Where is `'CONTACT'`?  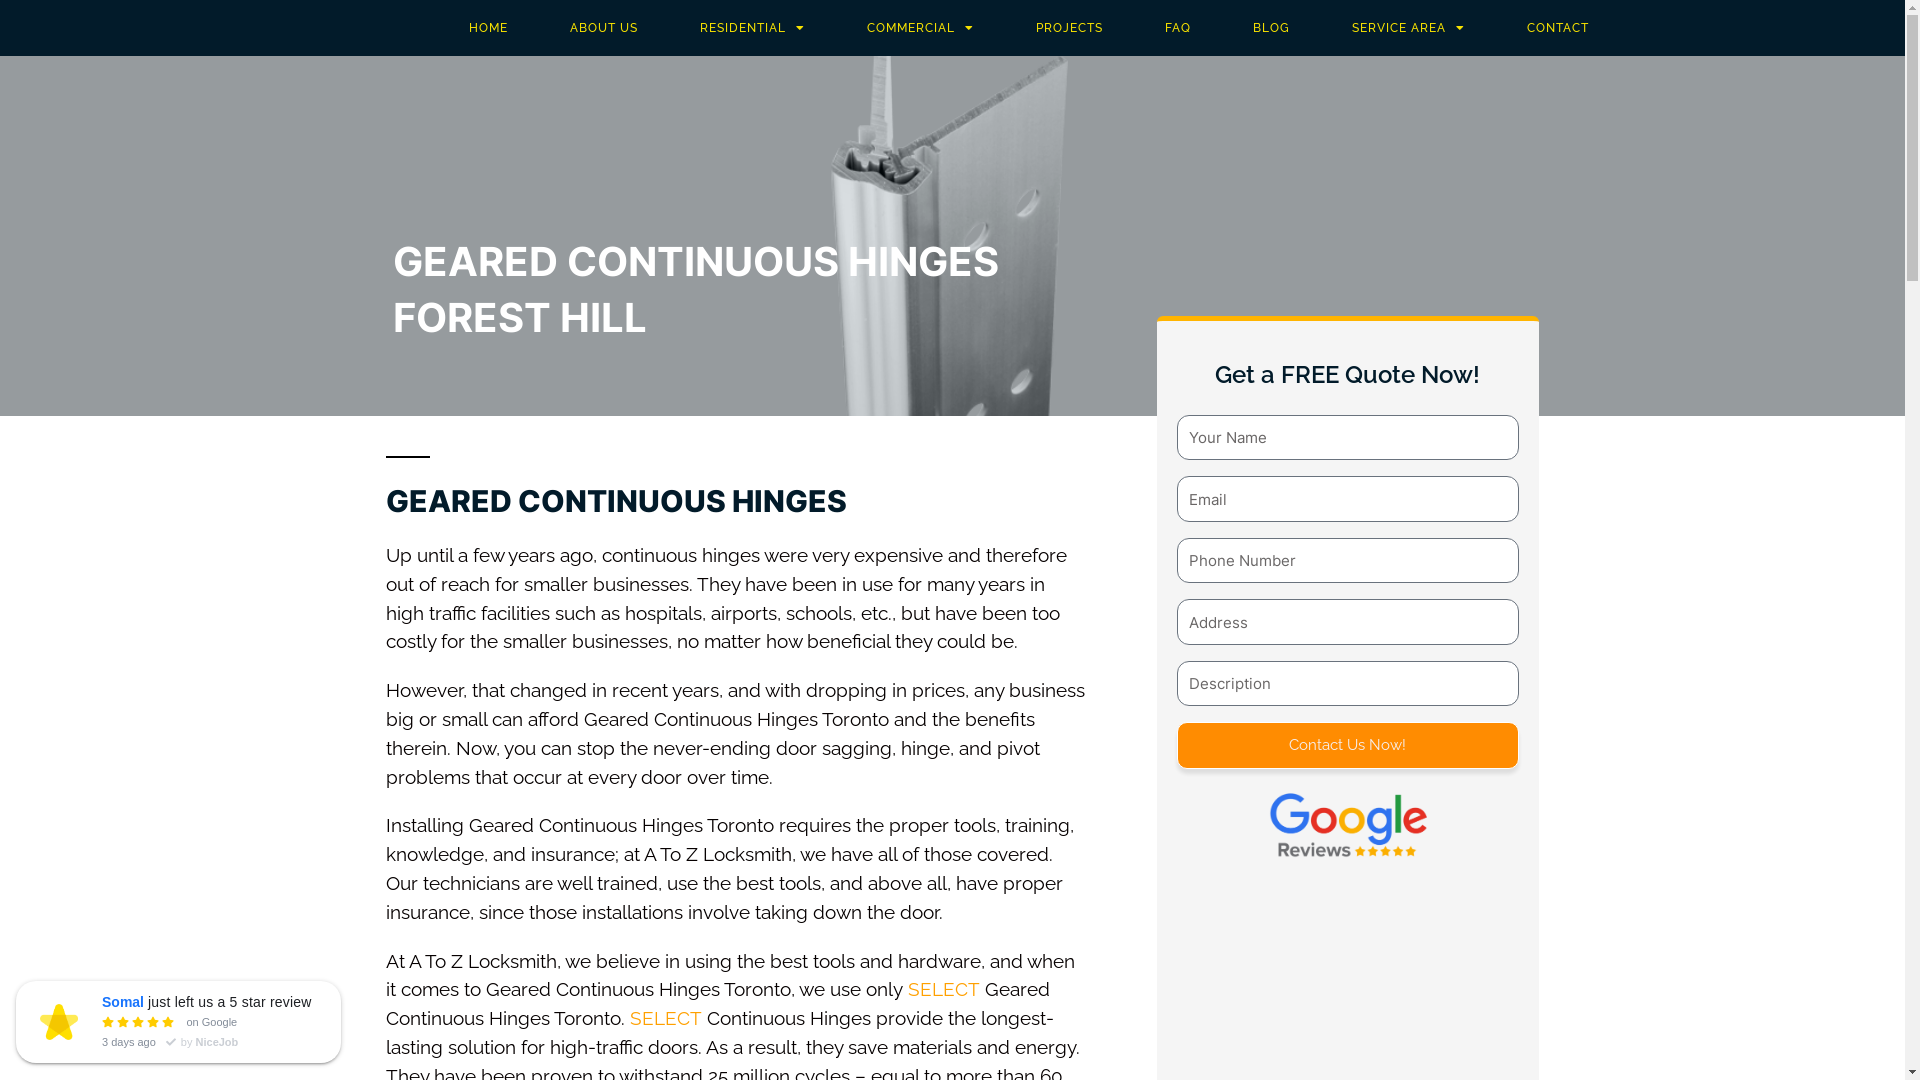
'CONTACT' is located at coordinates (1557, 27).